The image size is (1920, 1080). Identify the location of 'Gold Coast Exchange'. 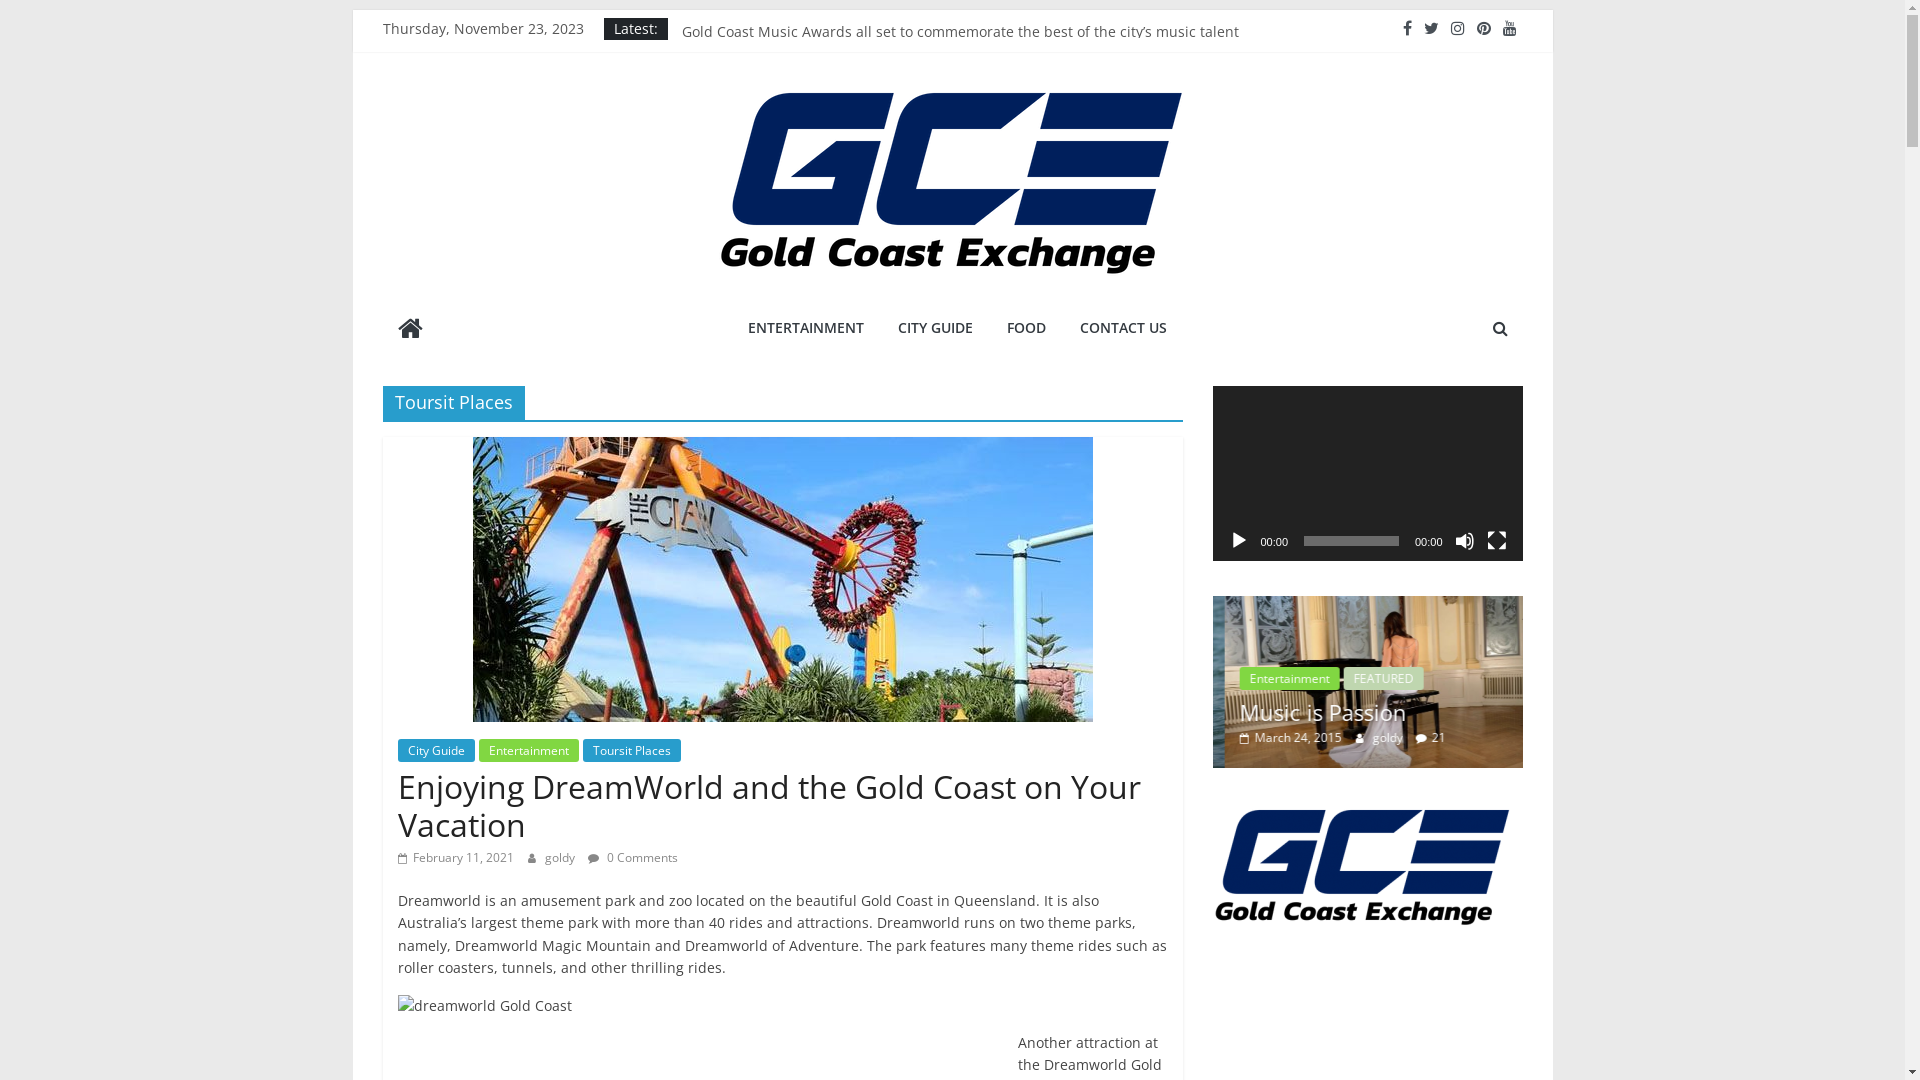
(408, 329).